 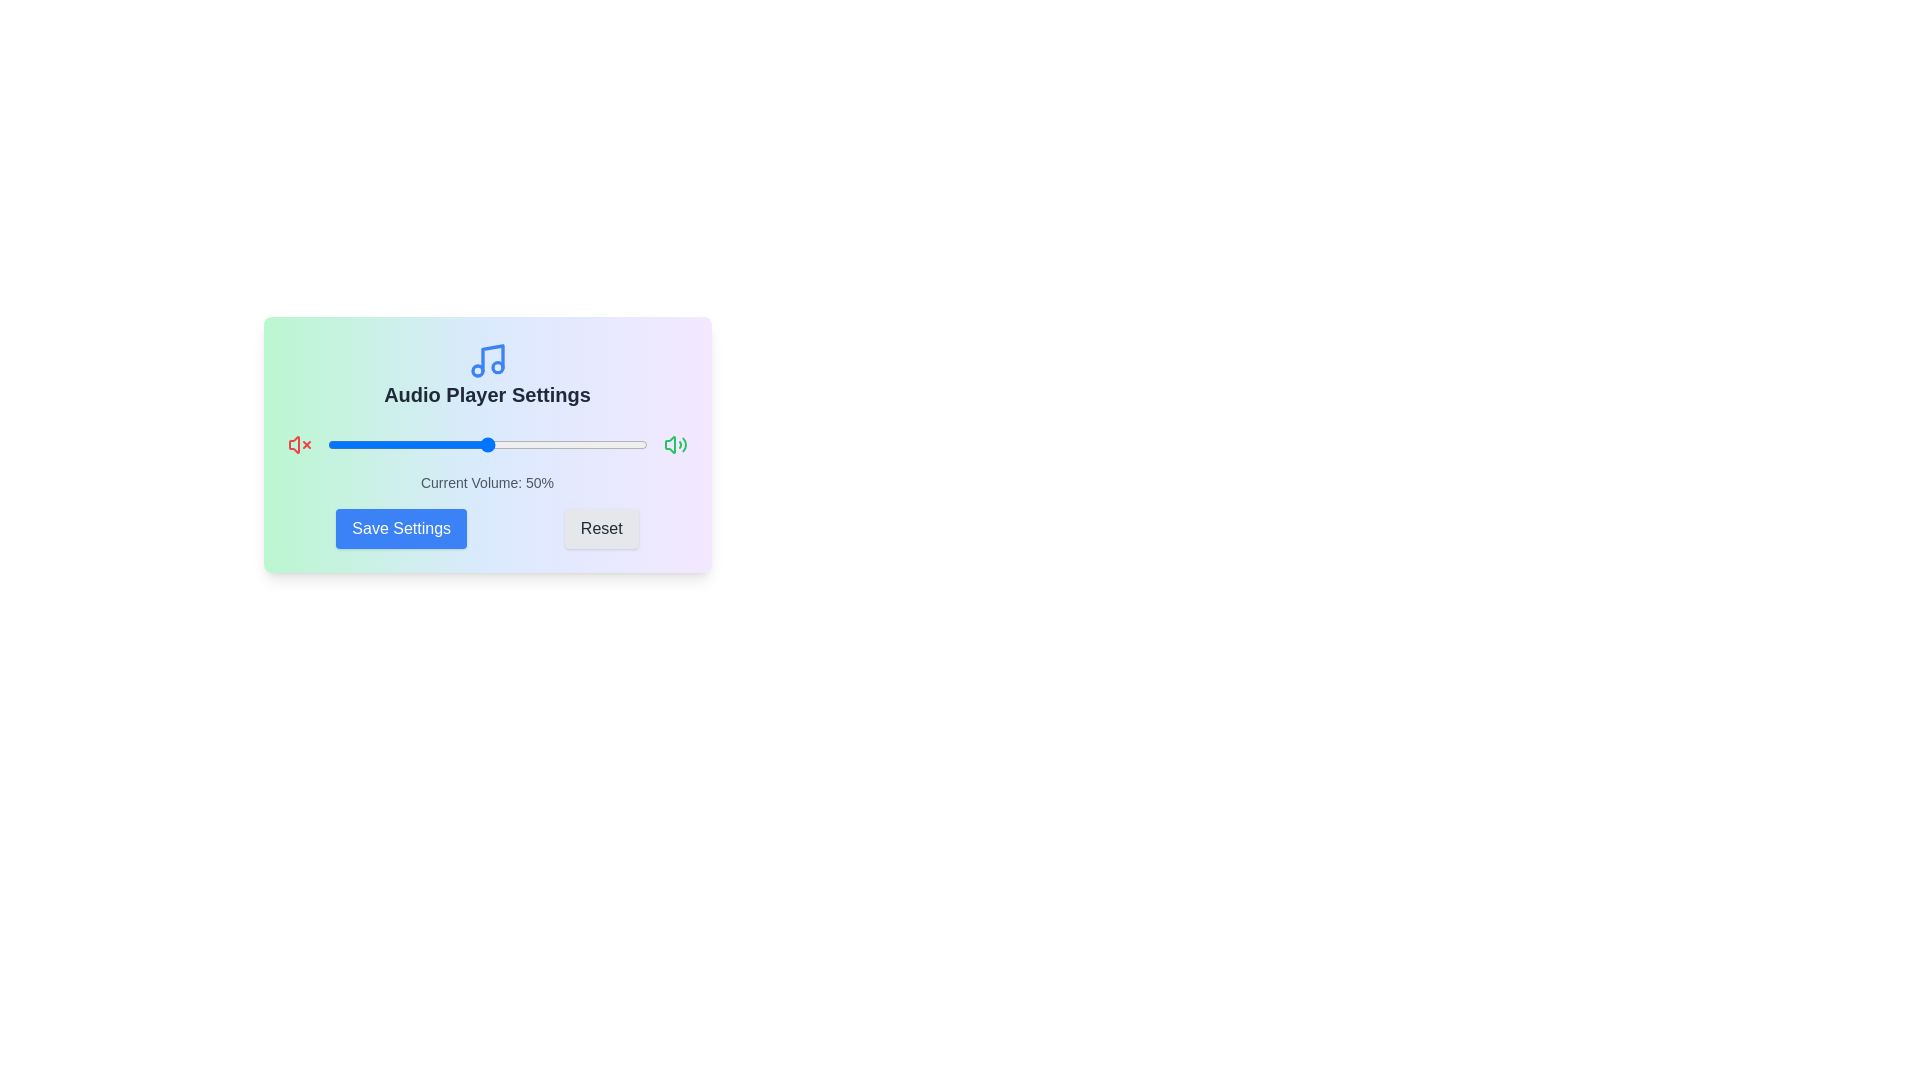 What do you see at coordinates (487, 482) in the screenshot?
I see `the Static Text Label displaying 'Current Volume: 50%' in the Audio Player Settings interface` at bounding box center [487, 482].